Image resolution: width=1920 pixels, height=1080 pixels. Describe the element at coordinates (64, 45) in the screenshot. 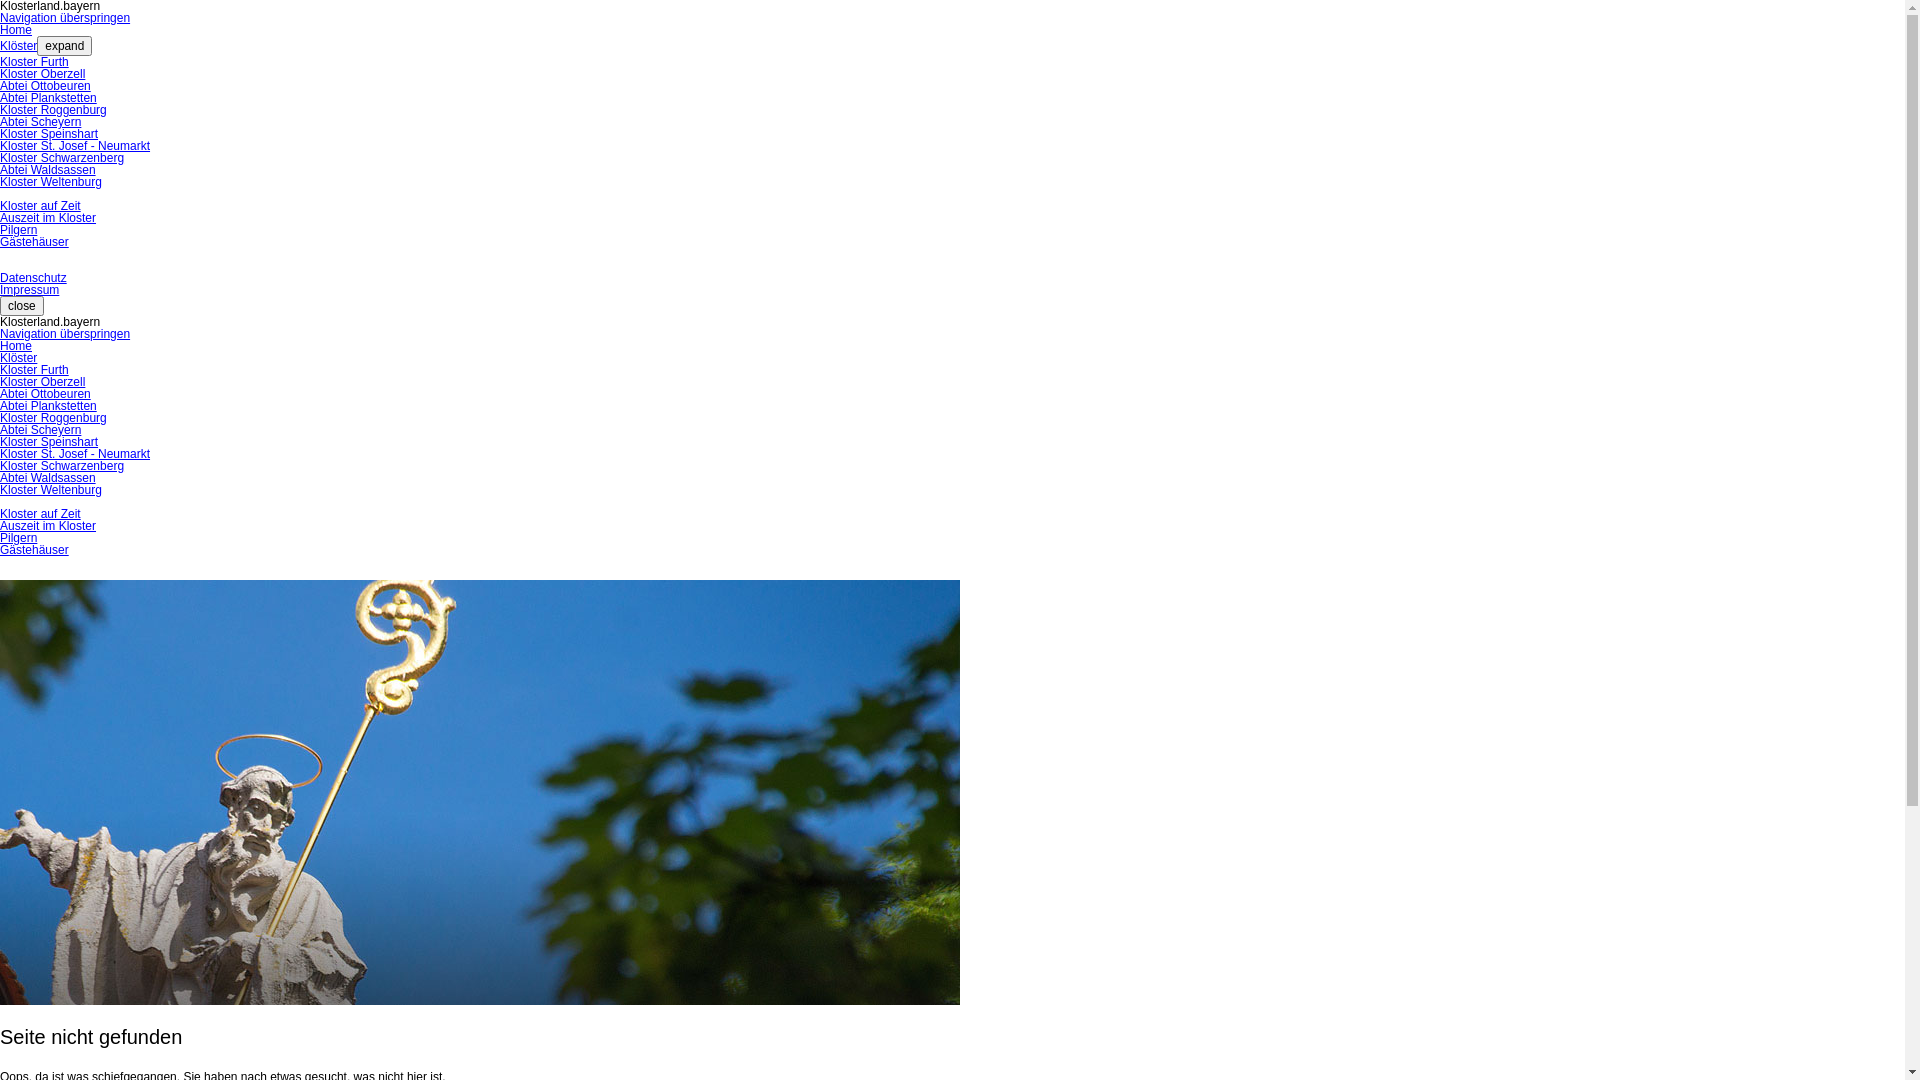

I see `'expand'` at that location.